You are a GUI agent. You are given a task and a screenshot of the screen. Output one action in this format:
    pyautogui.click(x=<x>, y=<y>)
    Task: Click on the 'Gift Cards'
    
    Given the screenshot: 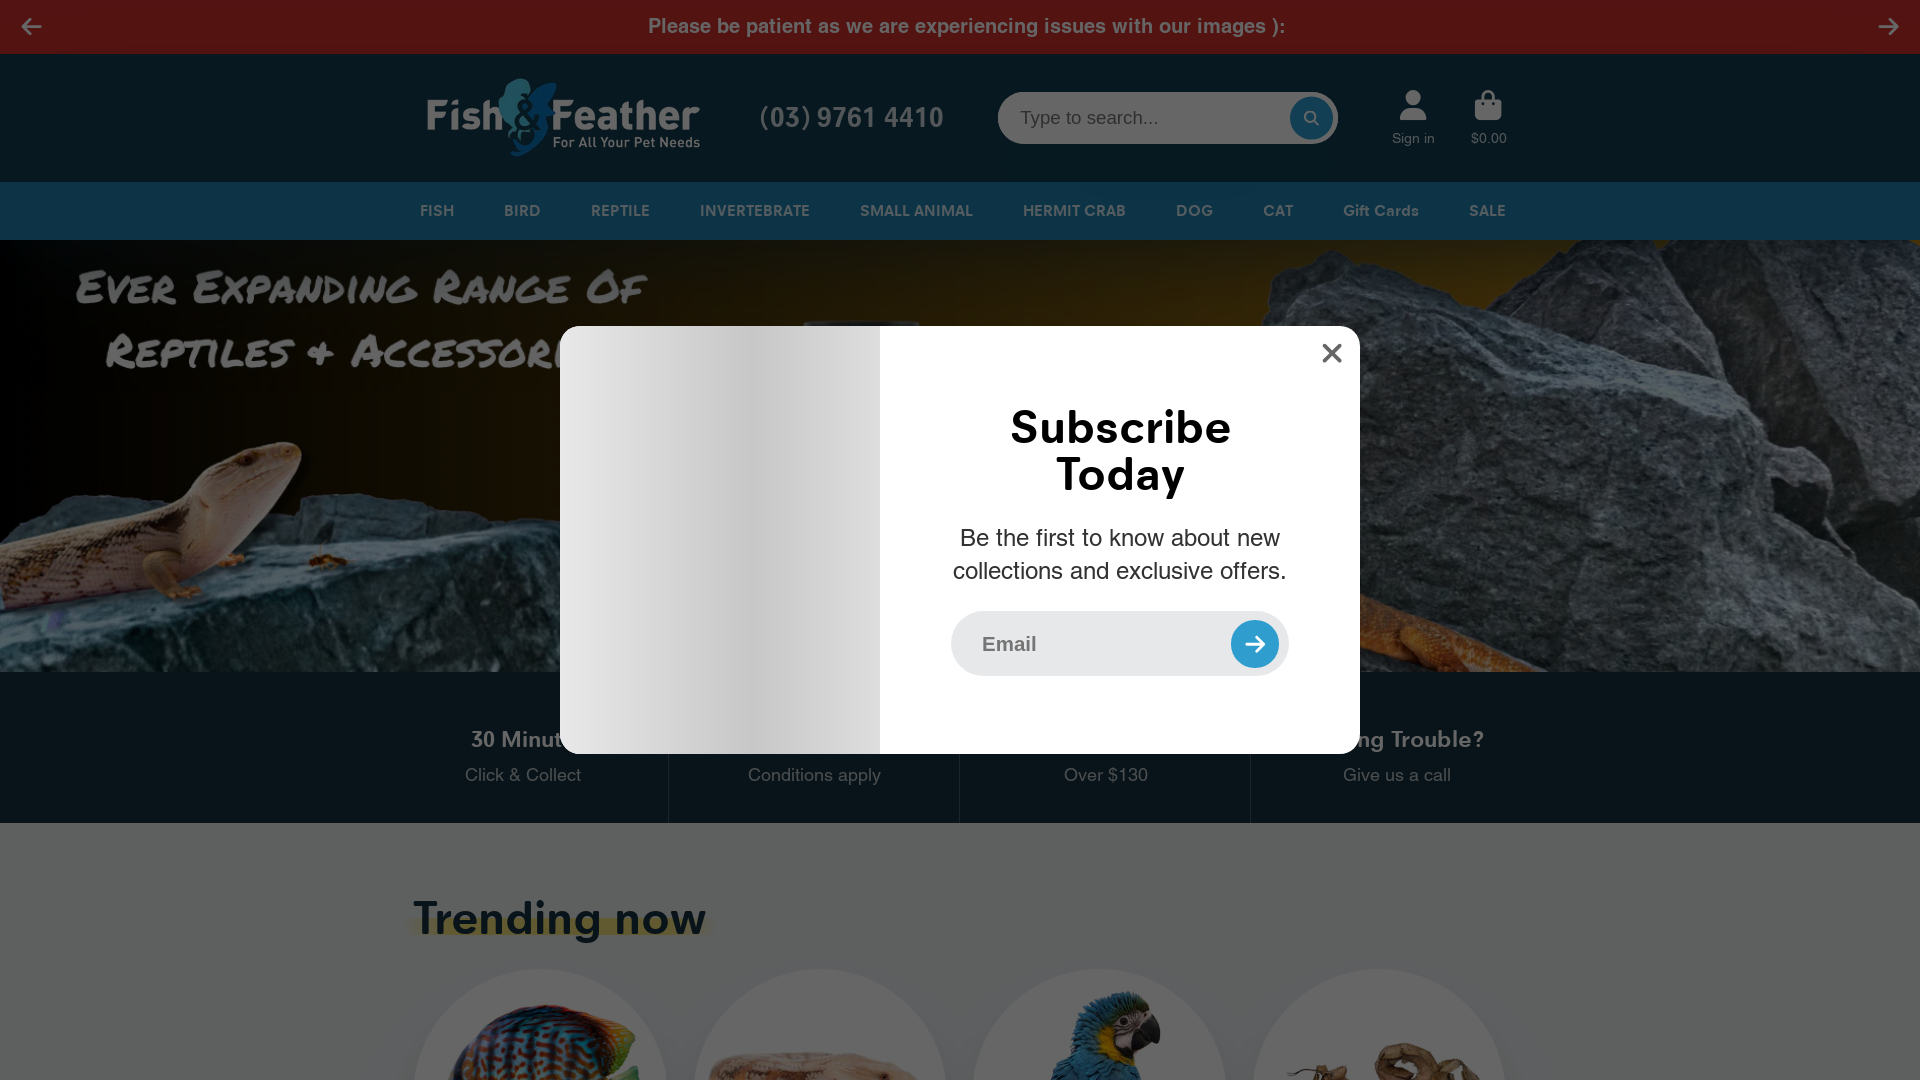 What is the action you would take?
    pyautogui.click(x=1376, y=211)
    